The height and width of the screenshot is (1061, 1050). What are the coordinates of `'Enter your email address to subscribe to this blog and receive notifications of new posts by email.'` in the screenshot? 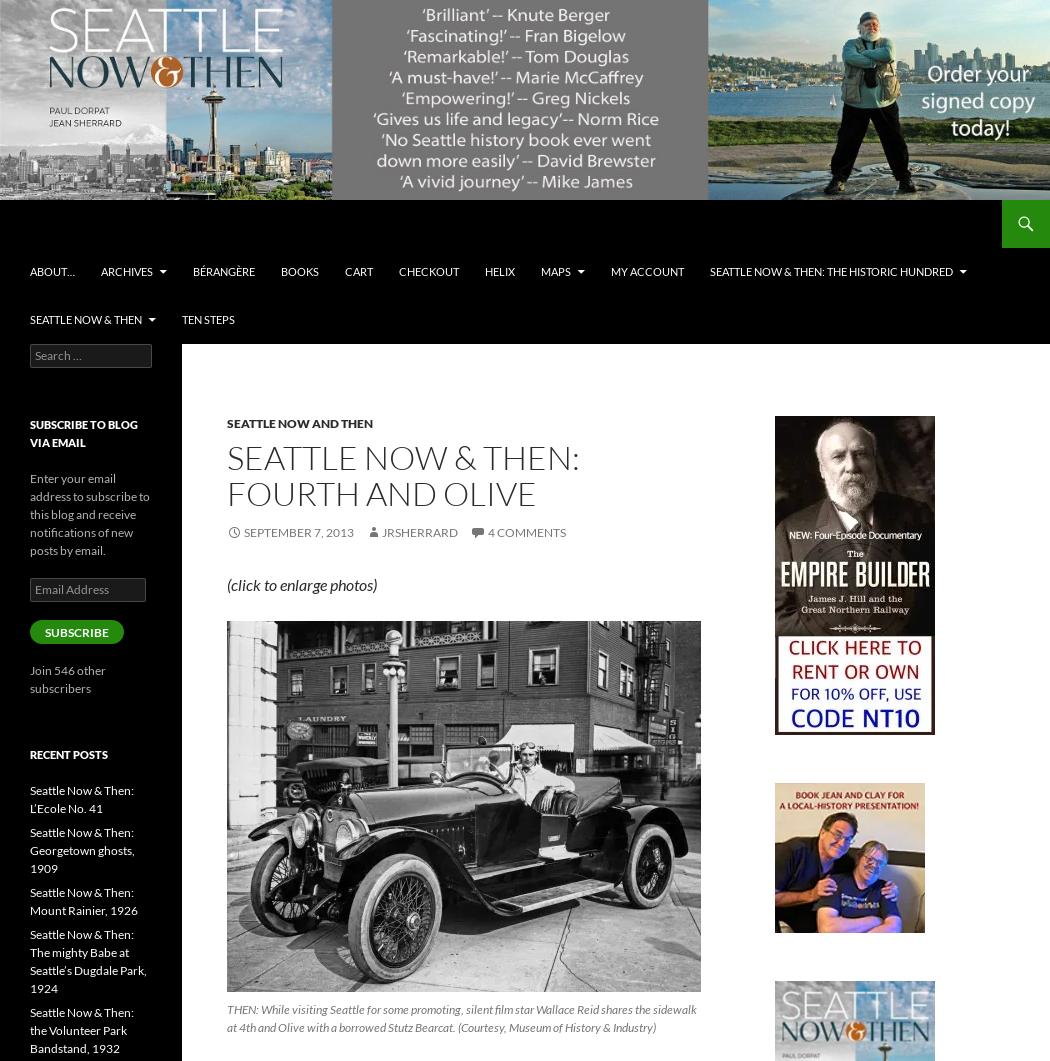 It's located at (89, 514).